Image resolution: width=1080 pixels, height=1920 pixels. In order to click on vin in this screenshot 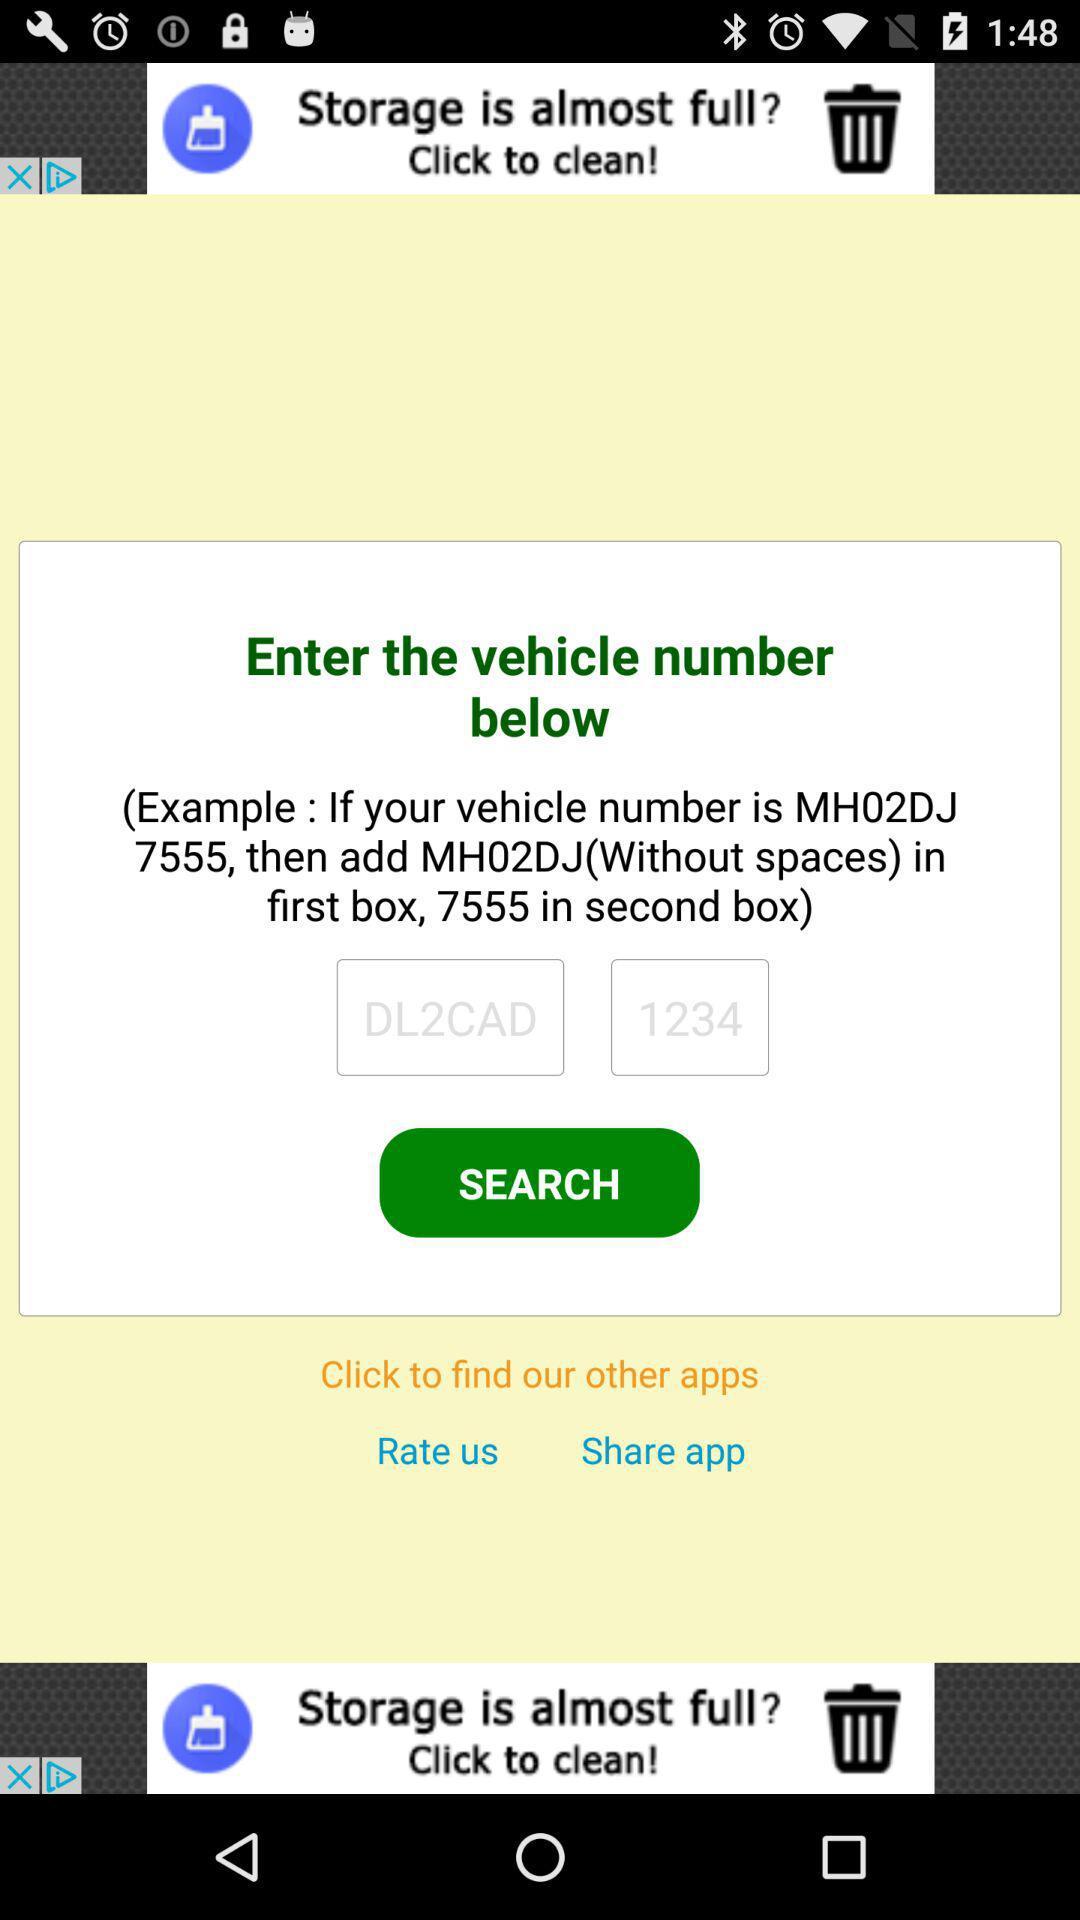, I will do `click(689, 1017)`.